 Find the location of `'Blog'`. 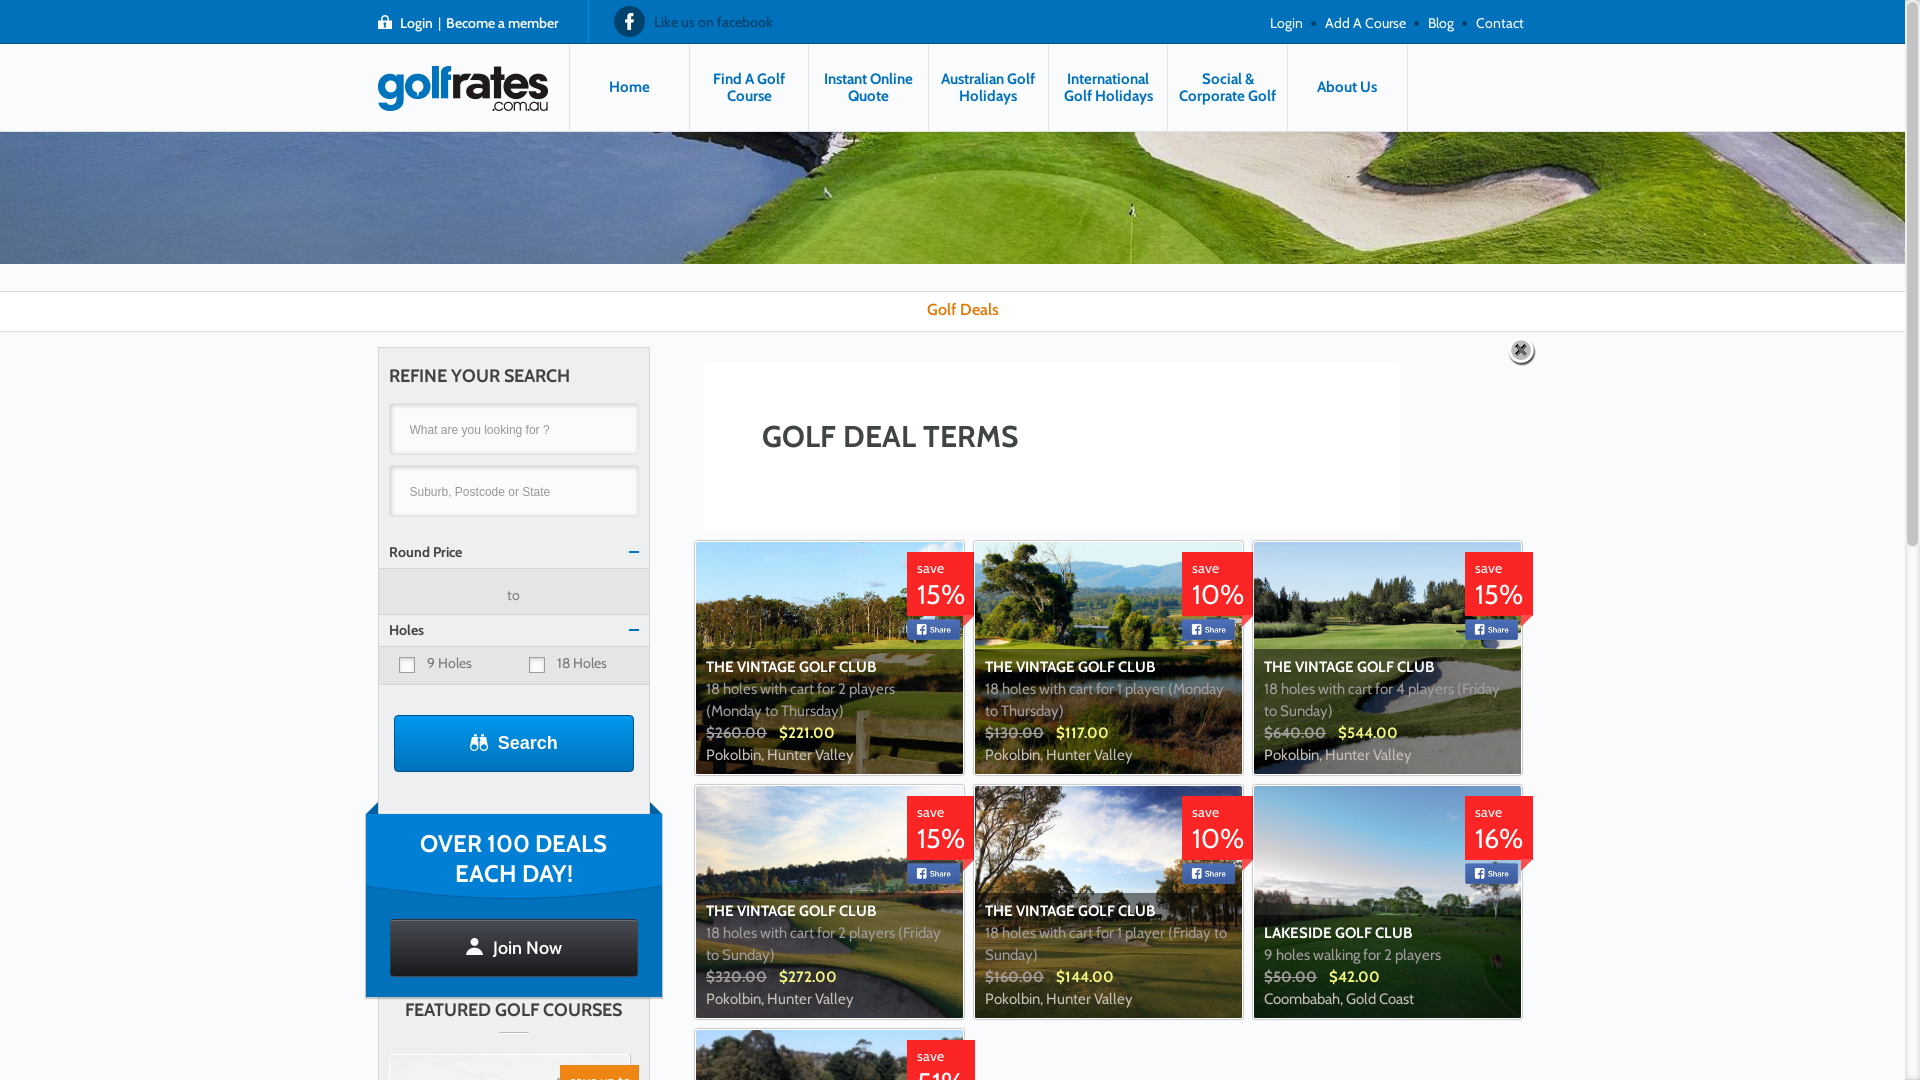

'Blog' is located at coordinates (1440, 20).